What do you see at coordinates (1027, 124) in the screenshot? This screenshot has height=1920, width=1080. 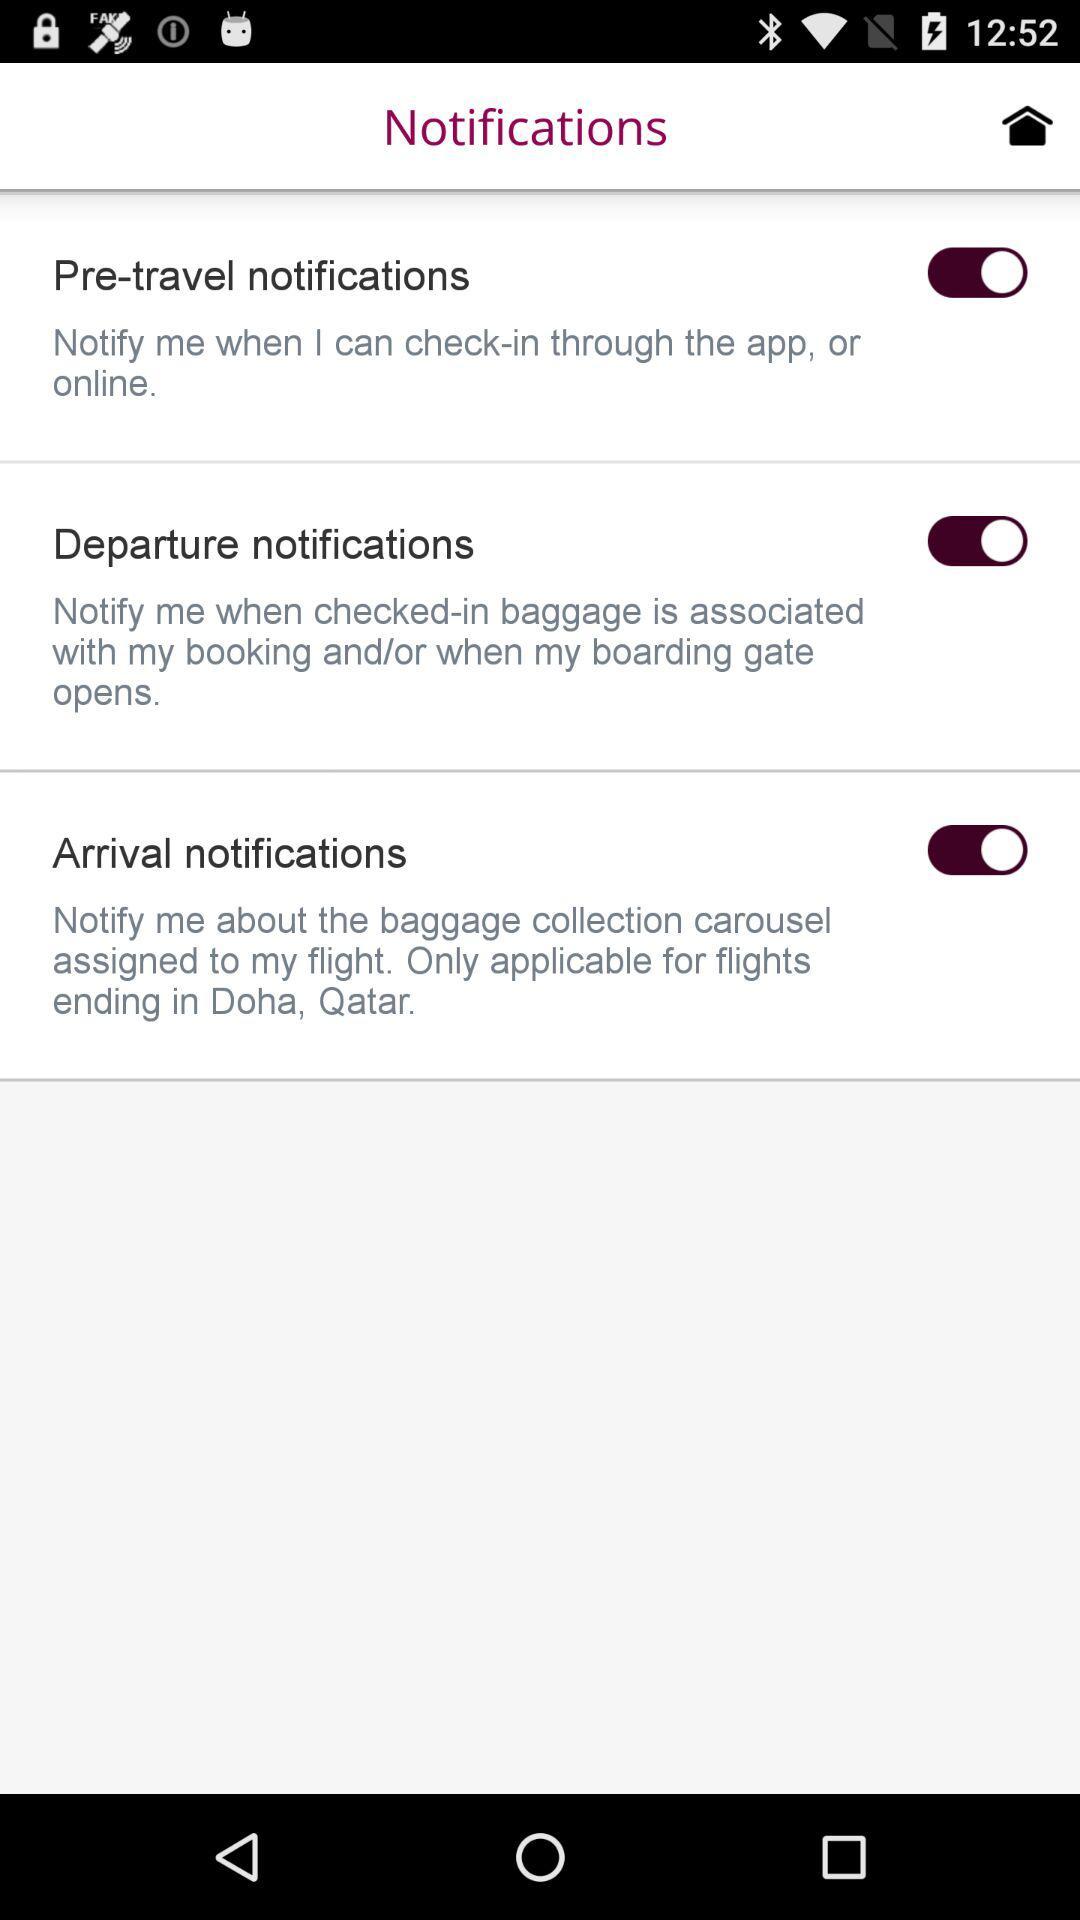 I see `homescreen` at bounding box center [1027, 124].